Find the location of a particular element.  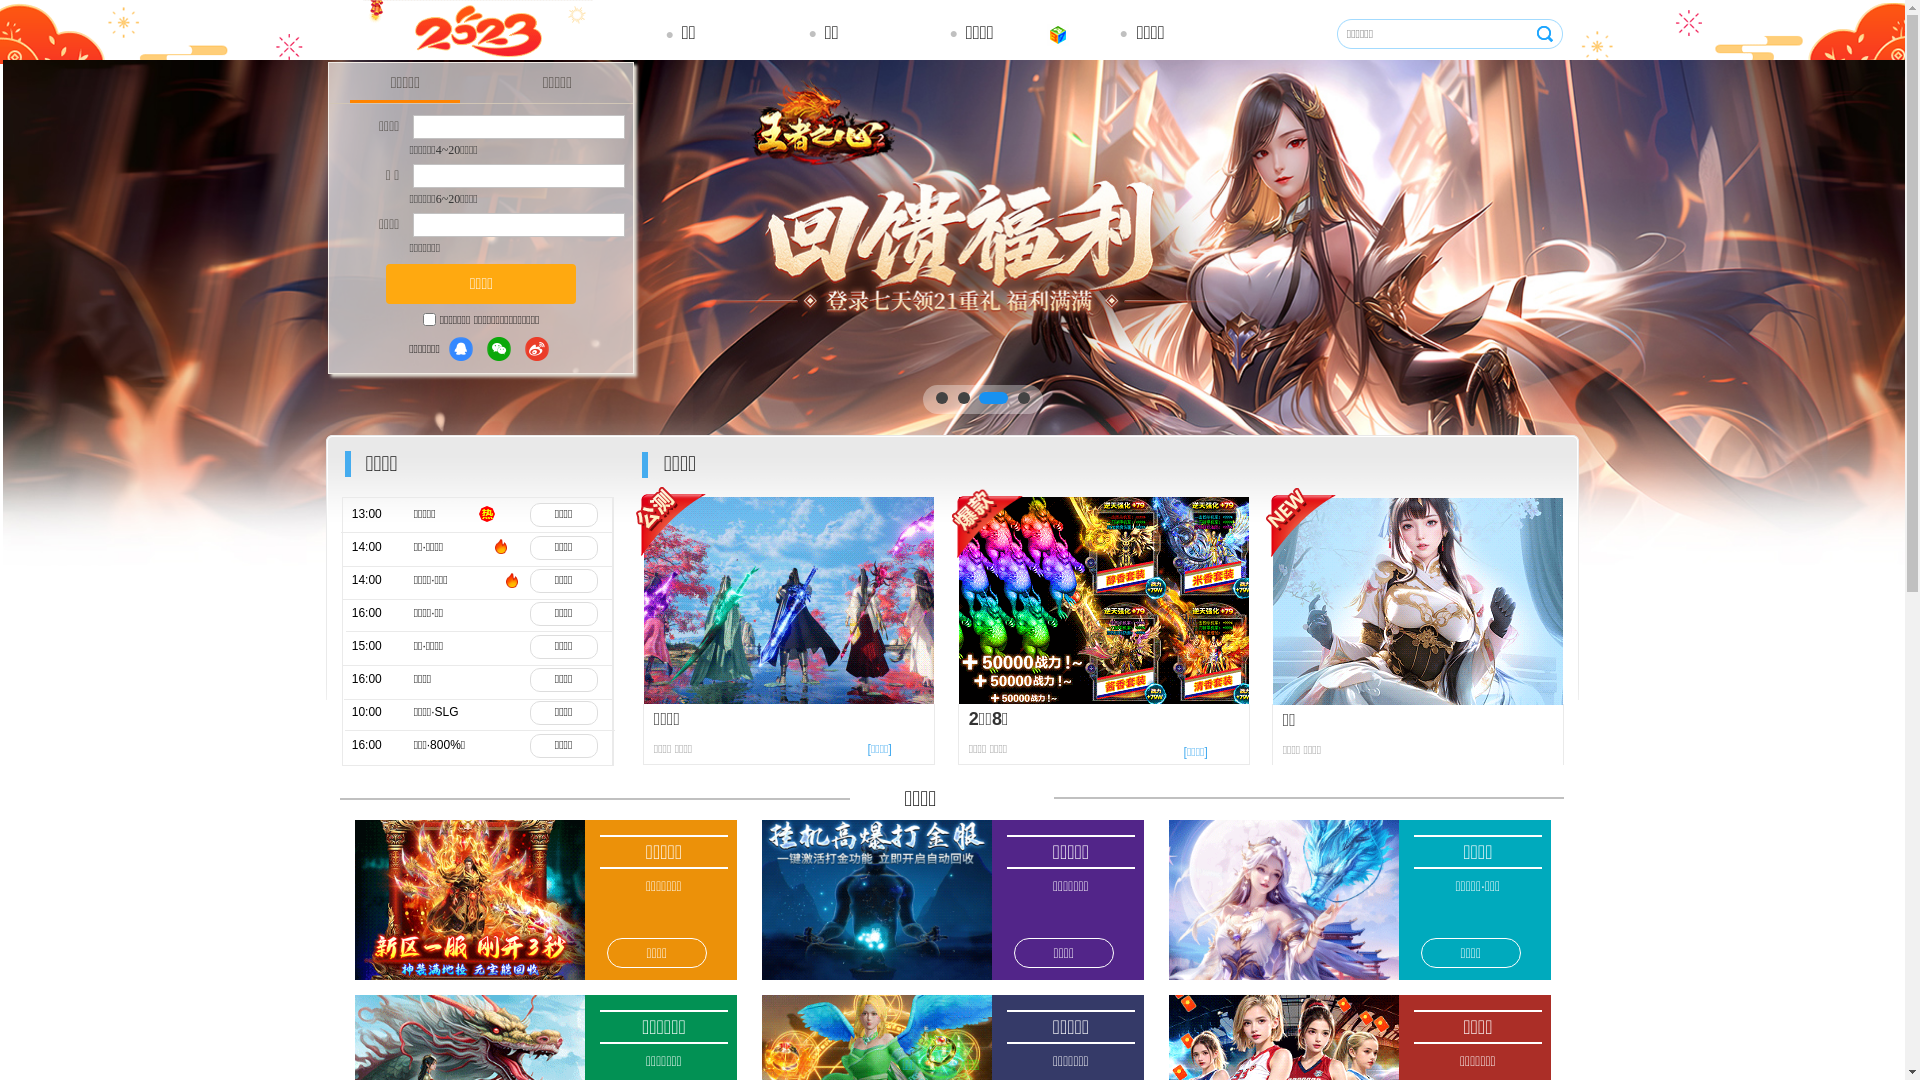

'16:00' is located at coordinates (380, 612).